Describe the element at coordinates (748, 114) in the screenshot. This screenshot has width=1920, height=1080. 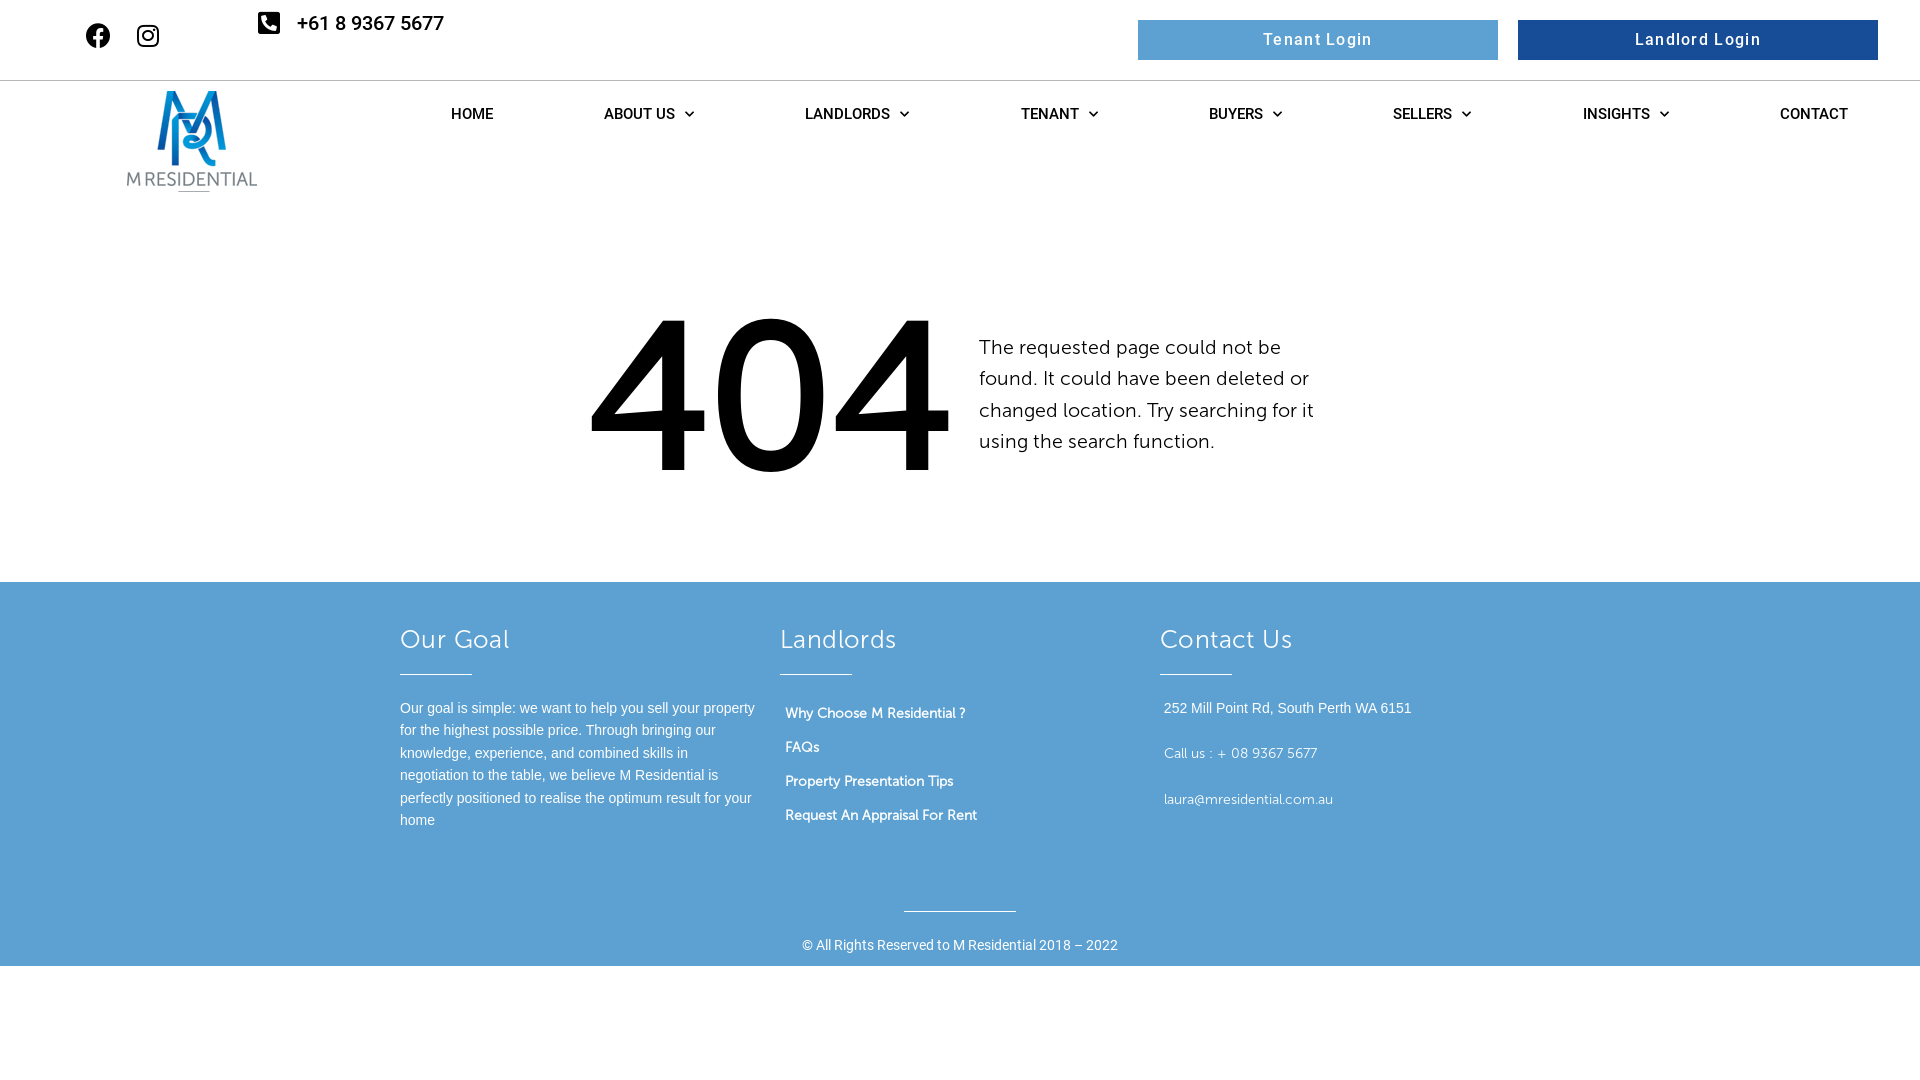
I see `'LANDLORDS'` at that location.